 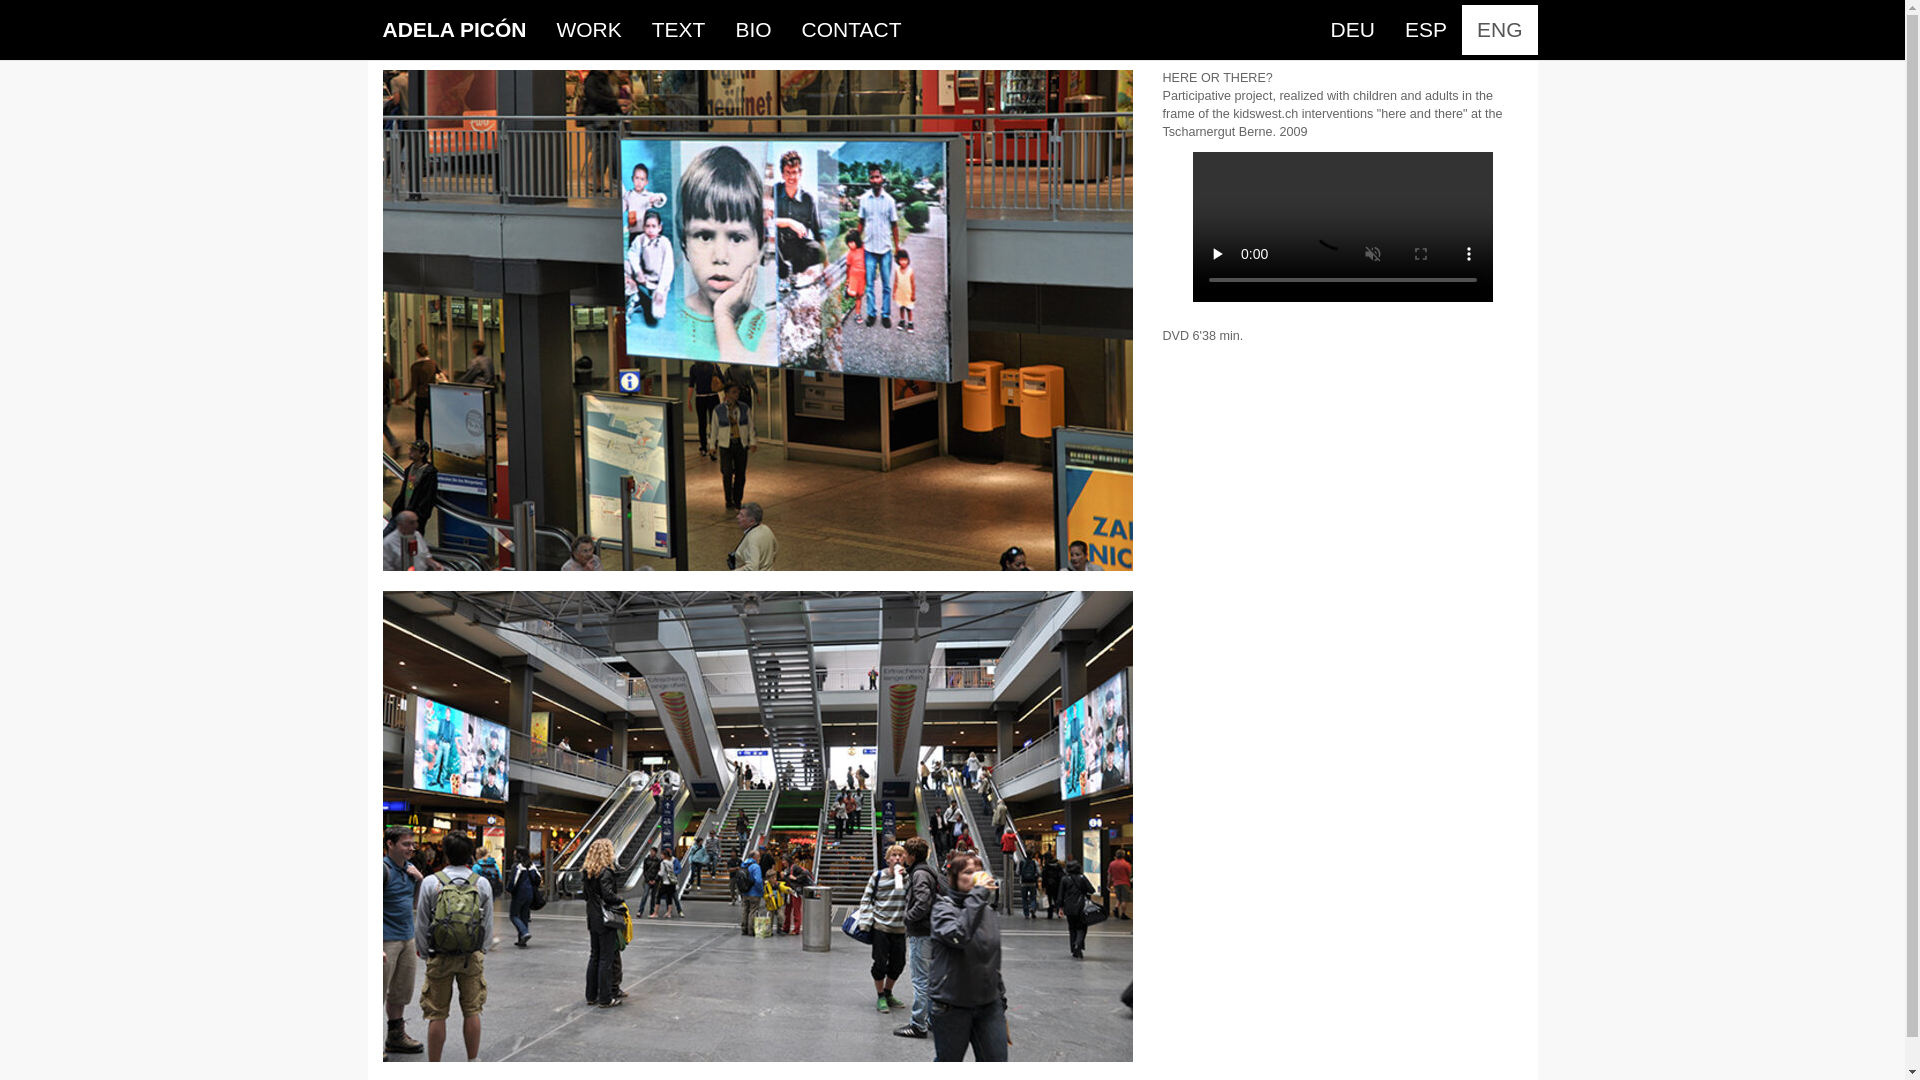 What do you see at coordinates (636, 30) in the screenshot?
I see `'TEXT'` at bounding box center [636, 30].